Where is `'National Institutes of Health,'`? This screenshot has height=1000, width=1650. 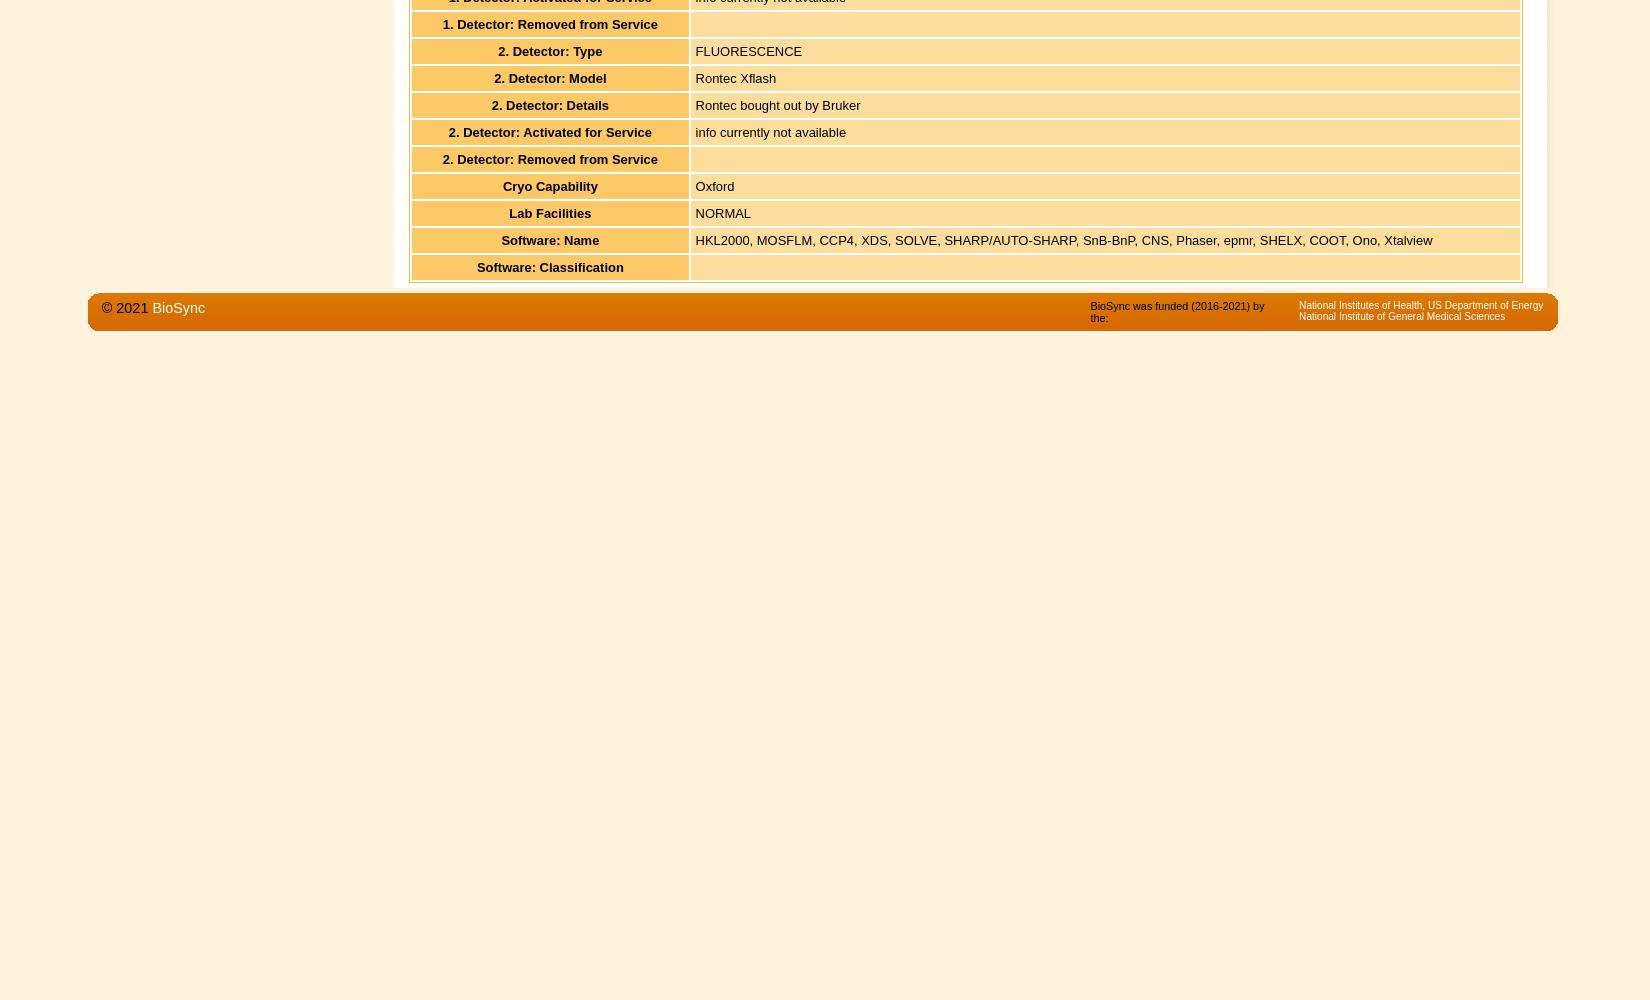 'National Institutes of Health,' is located at coordinates (1362, 304).